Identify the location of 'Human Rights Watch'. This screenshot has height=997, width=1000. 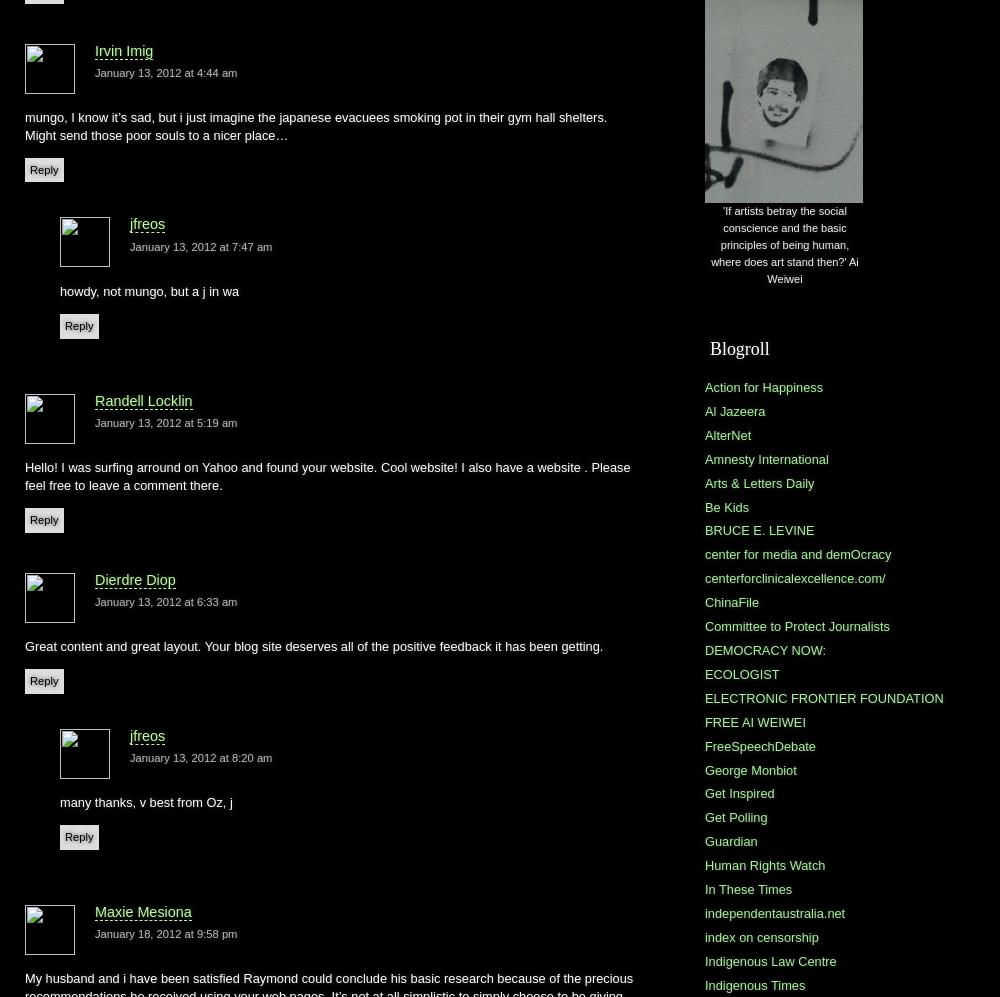
(765, 864).